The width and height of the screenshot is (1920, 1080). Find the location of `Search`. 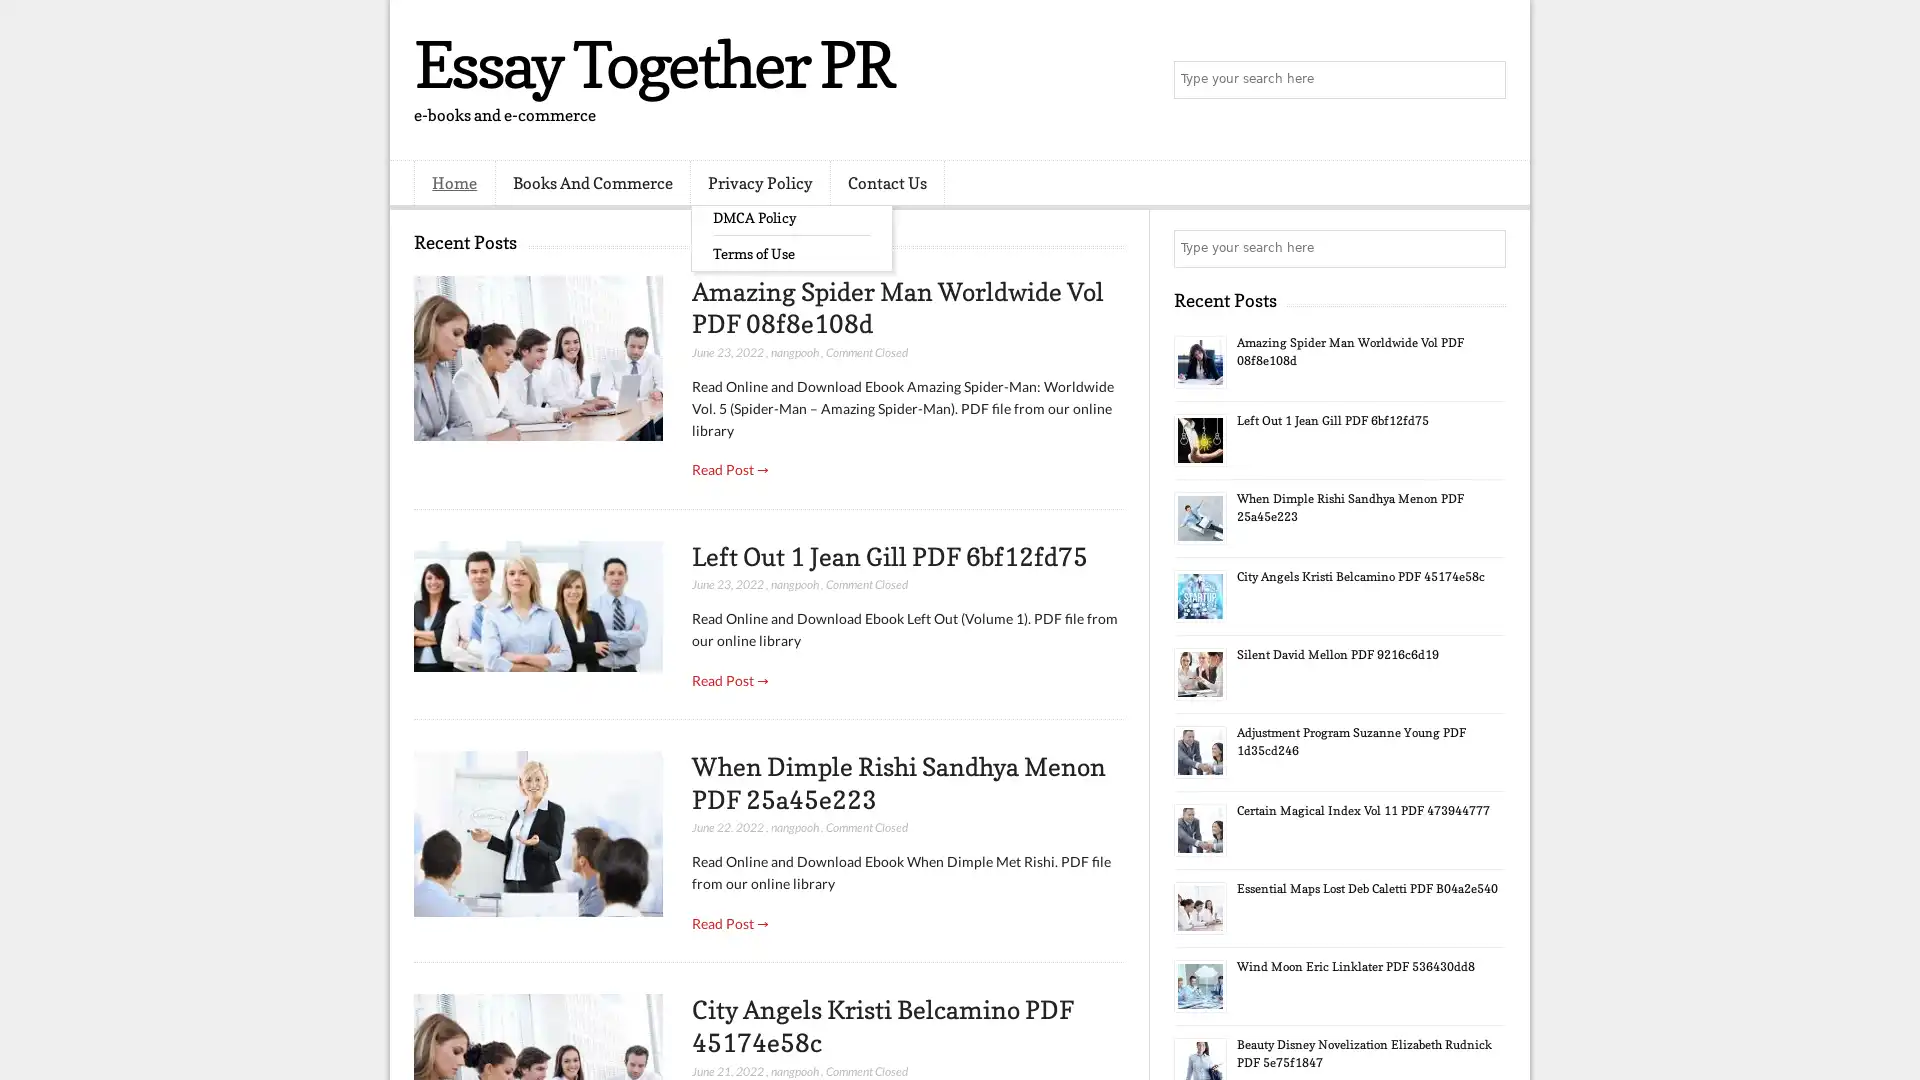

Search is located at coordinates (1485, 80).